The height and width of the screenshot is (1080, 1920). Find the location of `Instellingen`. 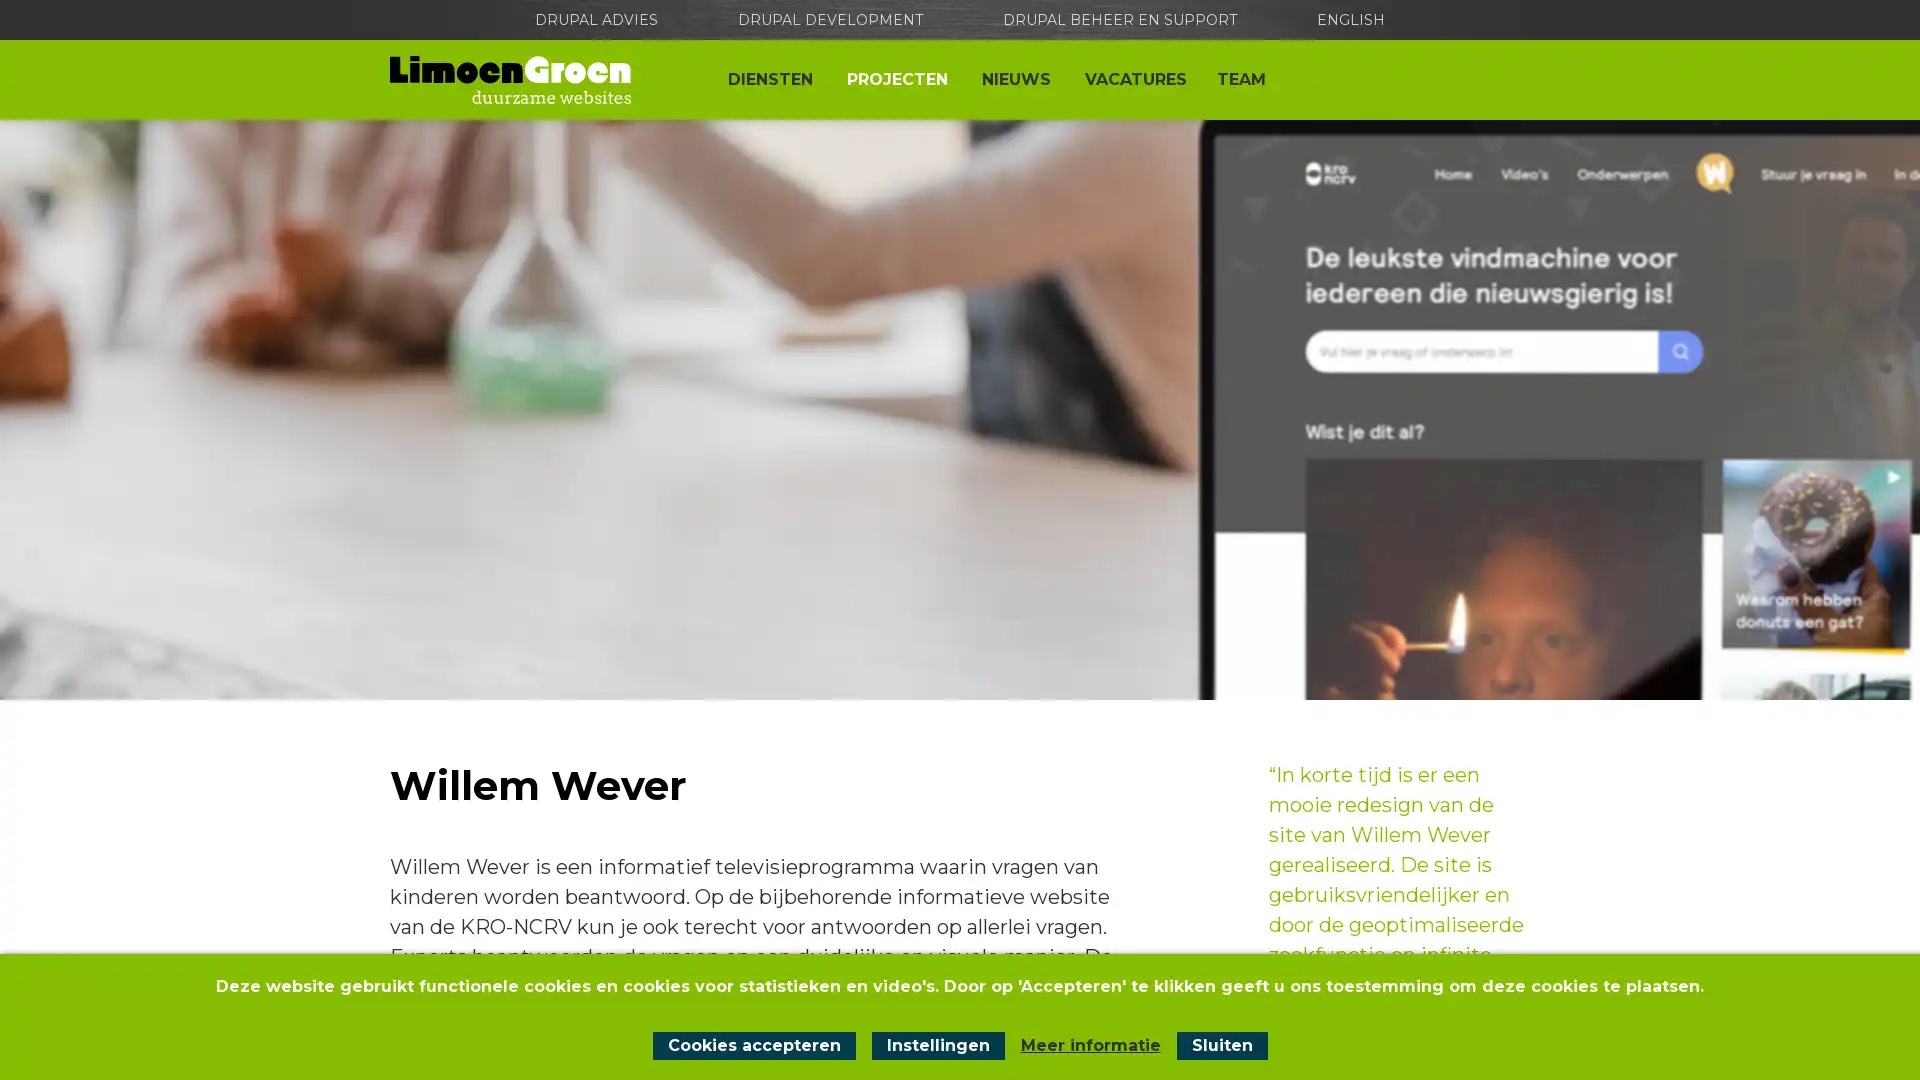

Instellingen is located at coordinates (936, 1044).